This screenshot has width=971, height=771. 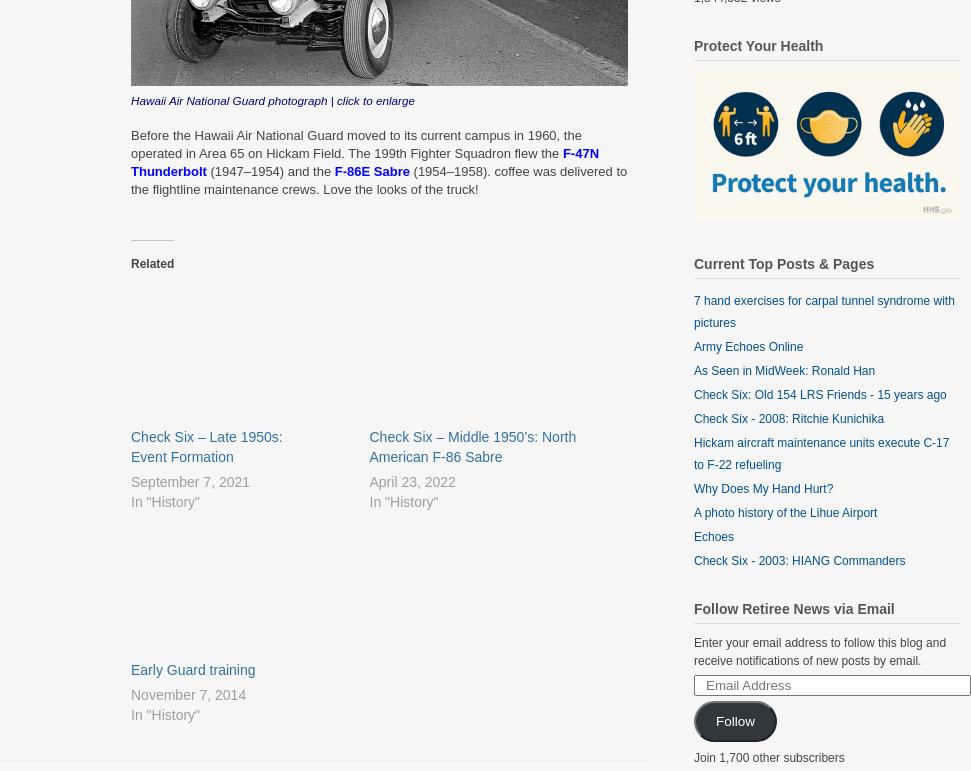 I want to click on 'As Seen in MidWeek: Ronald Han', so click(x=784, y=370).